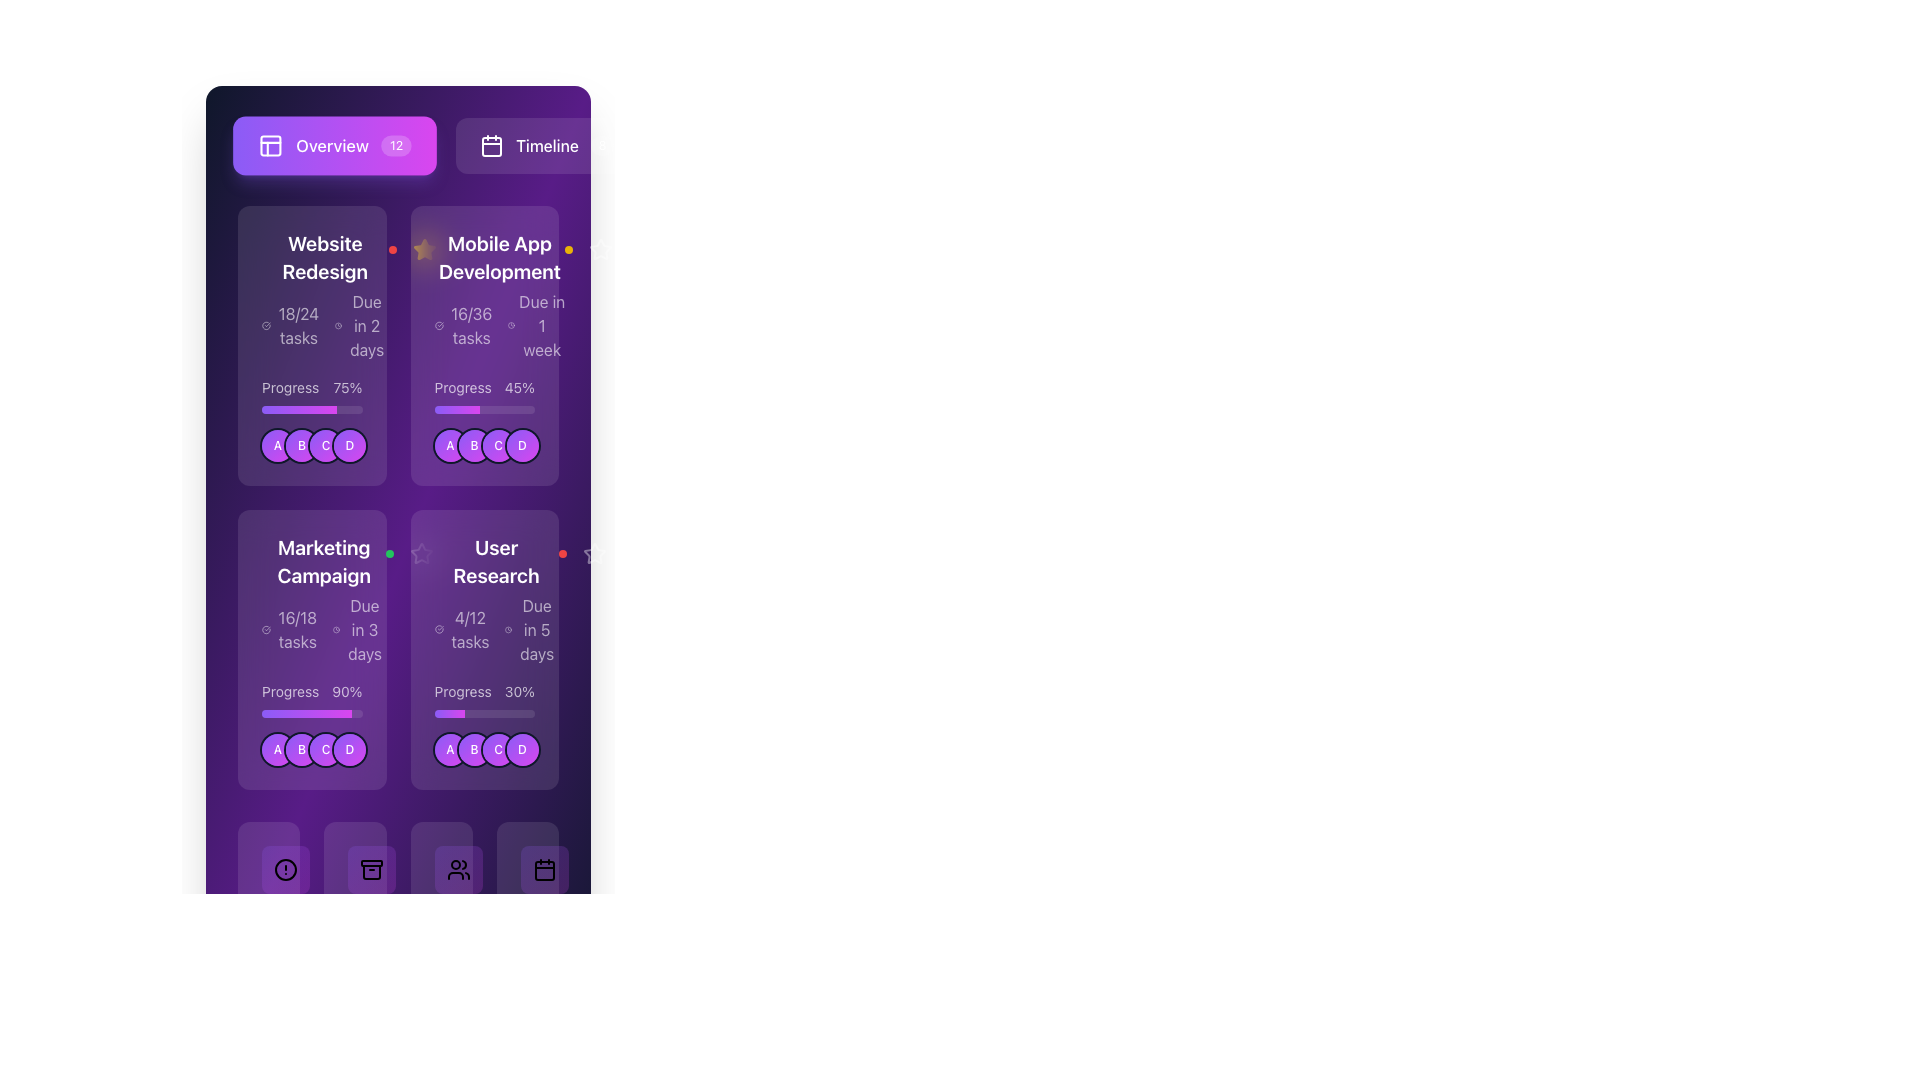 The image size is (1920, 1080). What do you see at coordinates (484, 698) in the screenshot?
I see `progress percentage displayed in the text and progress bar combination located within the 'User Research' card, positioned above the circular avatars labeled A, B, C, and D` at bounding box center [484, 698].